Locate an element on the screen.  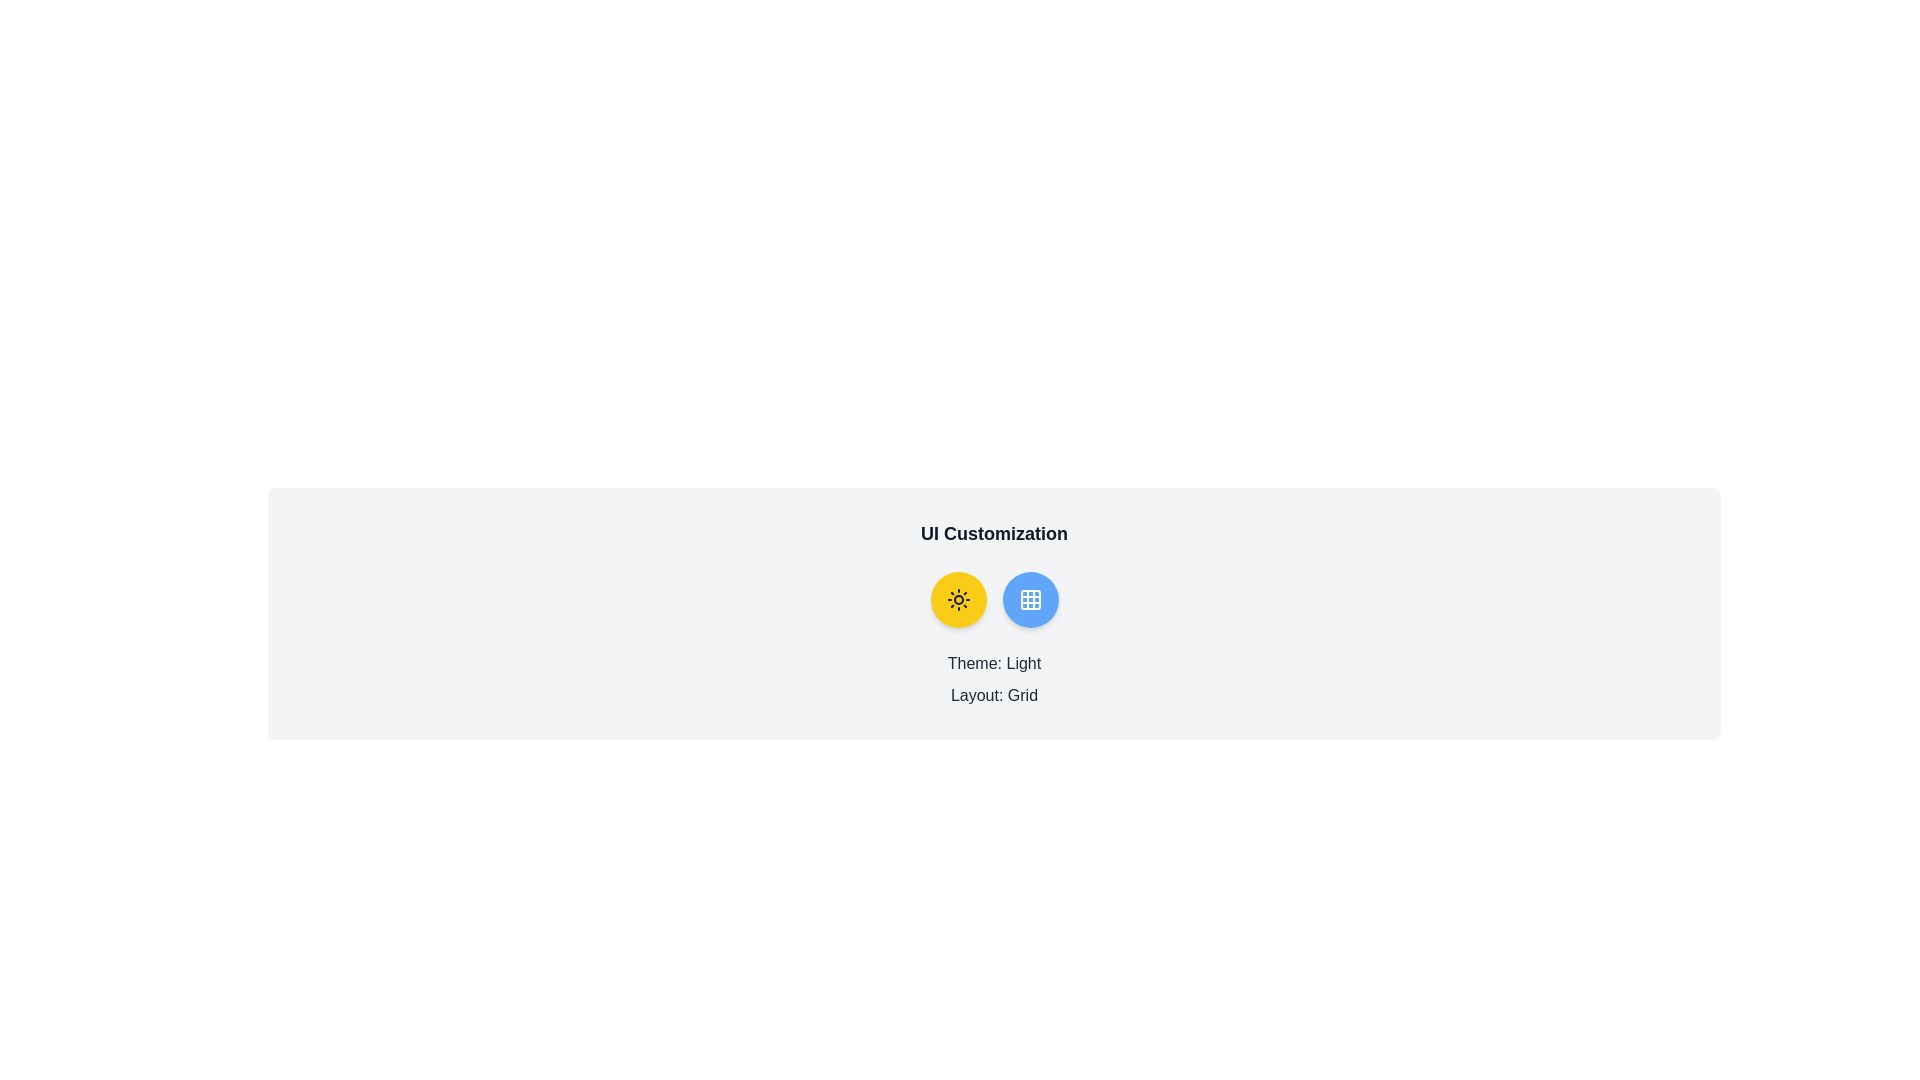
the informational text label displaying the current theme setting 'Light', located in the bottom third of the layout area is located at coordinates (994, 663).